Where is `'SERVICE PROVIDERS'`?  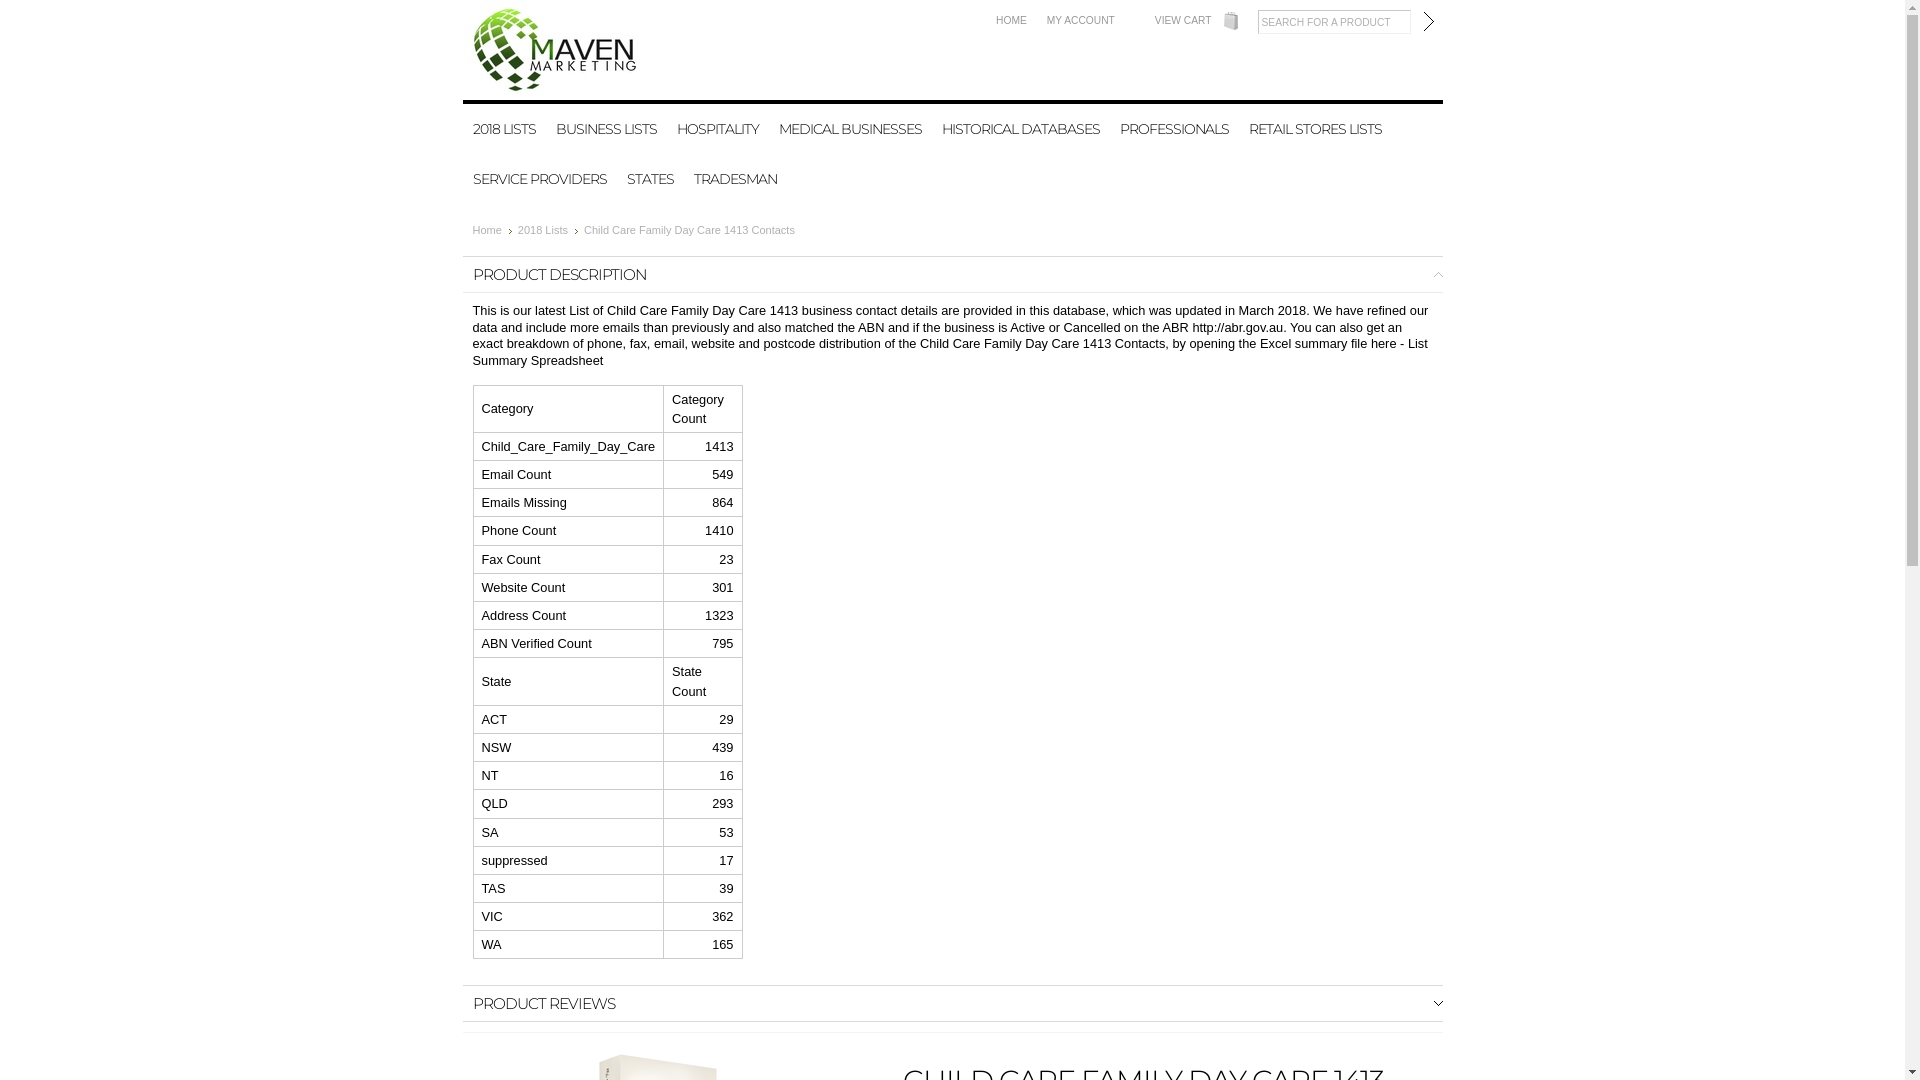 'SERVICE PROVIDERS' is located at coordinates (538, 177).